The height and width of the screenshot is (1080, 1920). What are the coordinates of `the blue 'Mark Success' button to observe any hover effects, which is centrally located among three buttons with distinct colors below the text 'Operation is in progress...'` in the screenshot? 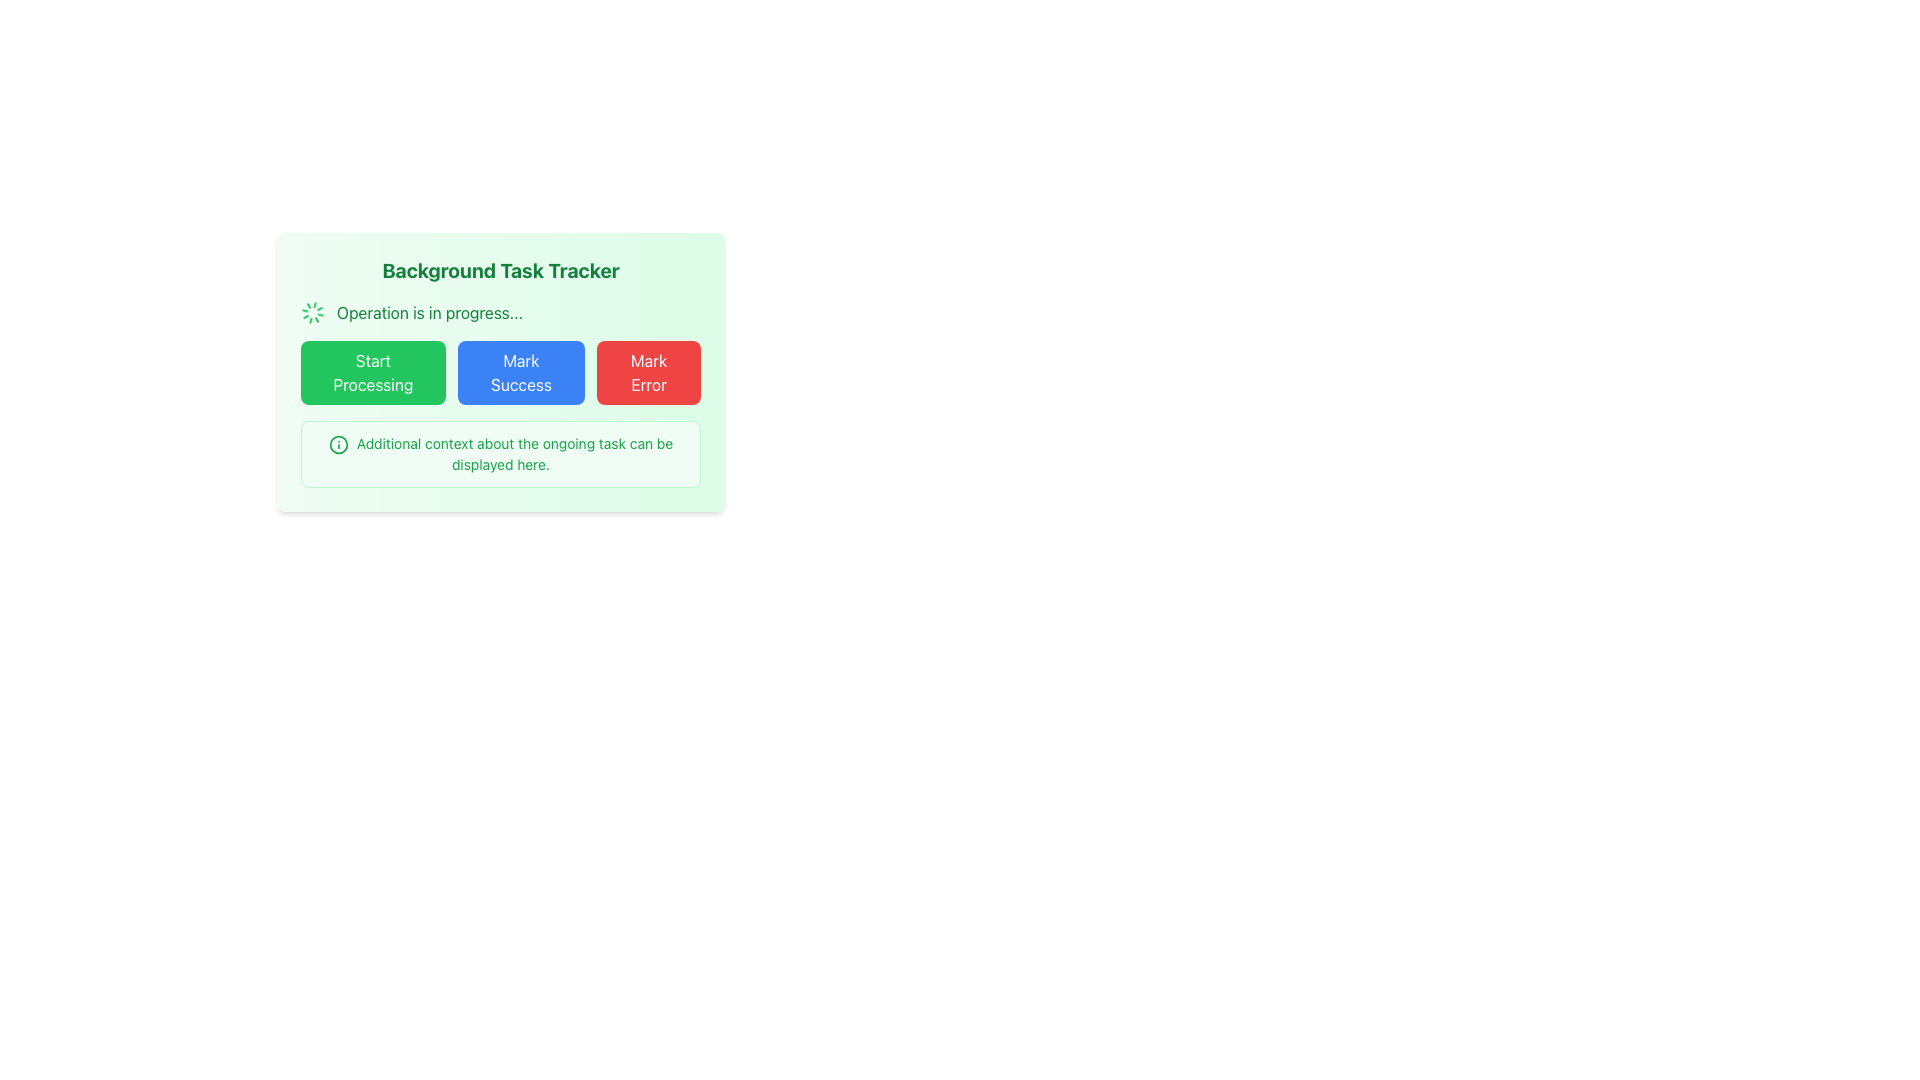 It's located at (500, 371).